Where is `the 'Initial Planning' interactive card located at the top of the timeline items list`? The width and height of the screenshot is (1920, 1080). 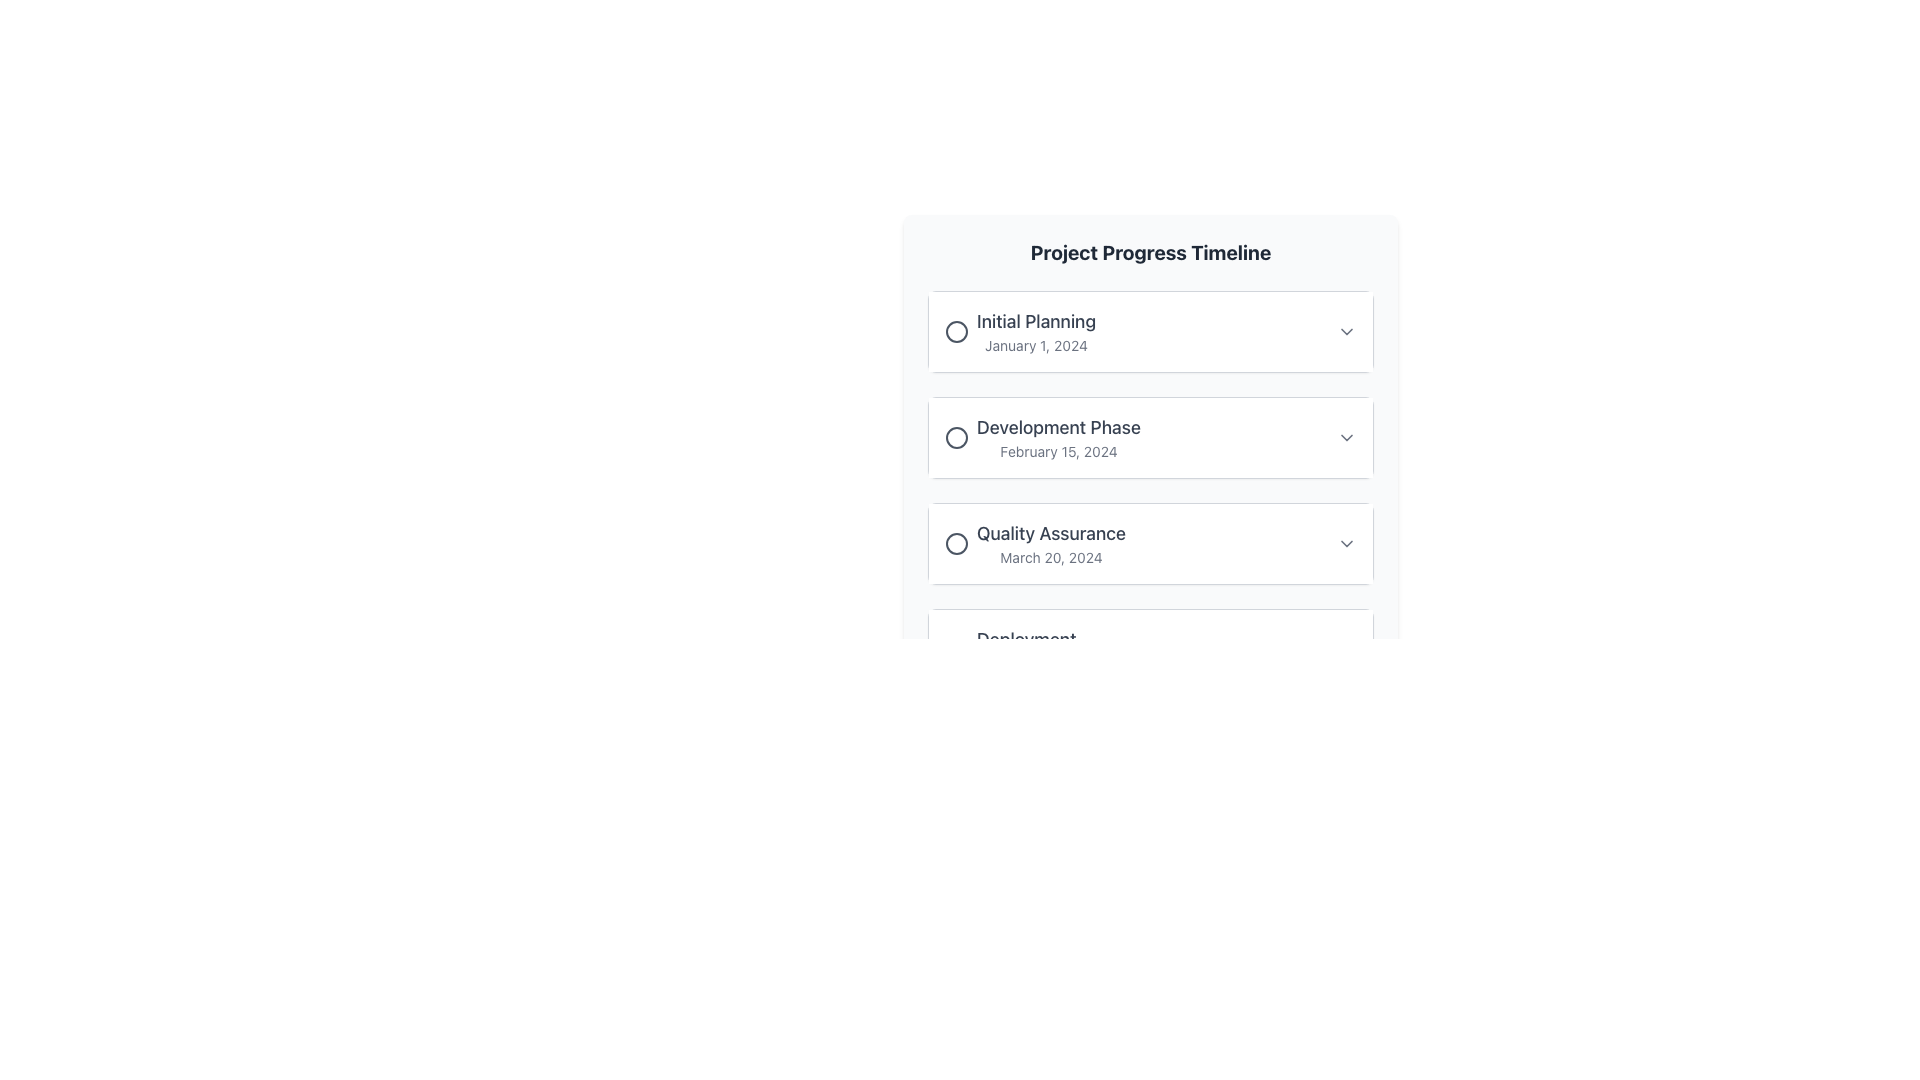
the 'Initial Planning' interactive card located at the top of the timeline items list is located at coordinates (1151, 330).